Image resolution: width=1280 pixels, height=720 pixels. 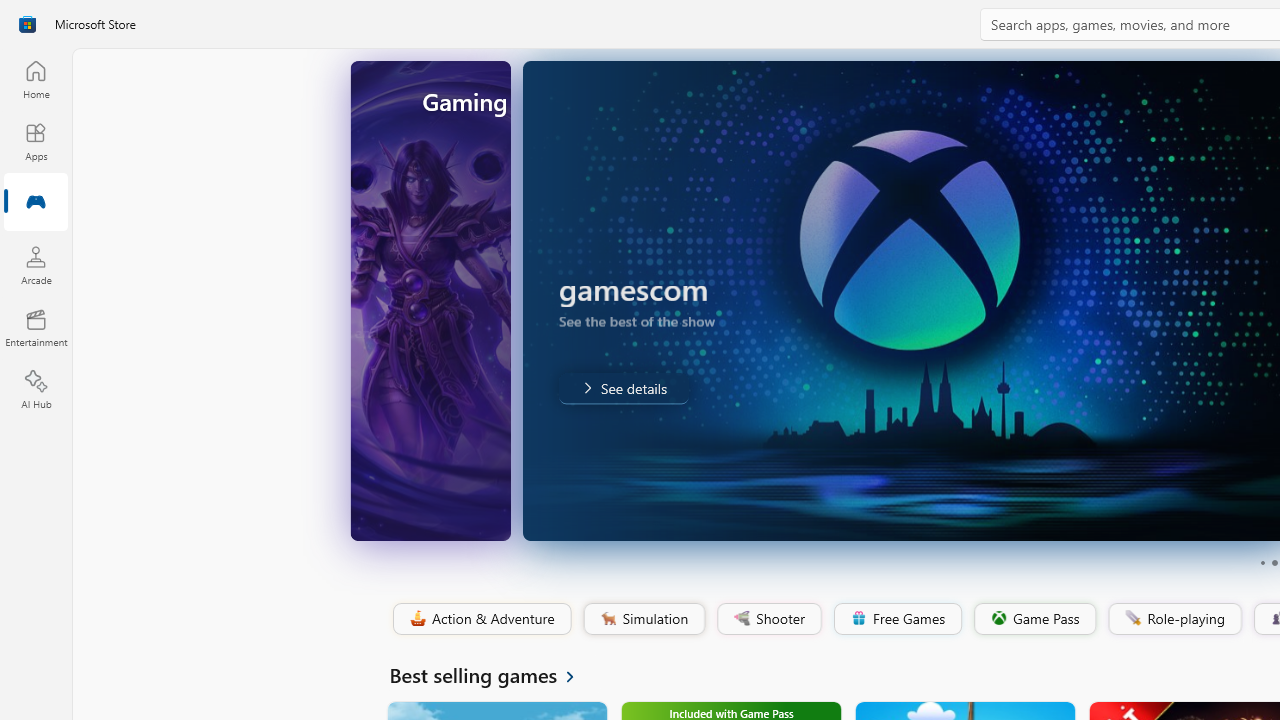 What do you see at coordinates (643, 618) in the screenshot?
I see `'Simulation'` at bounding box center [643, 618].